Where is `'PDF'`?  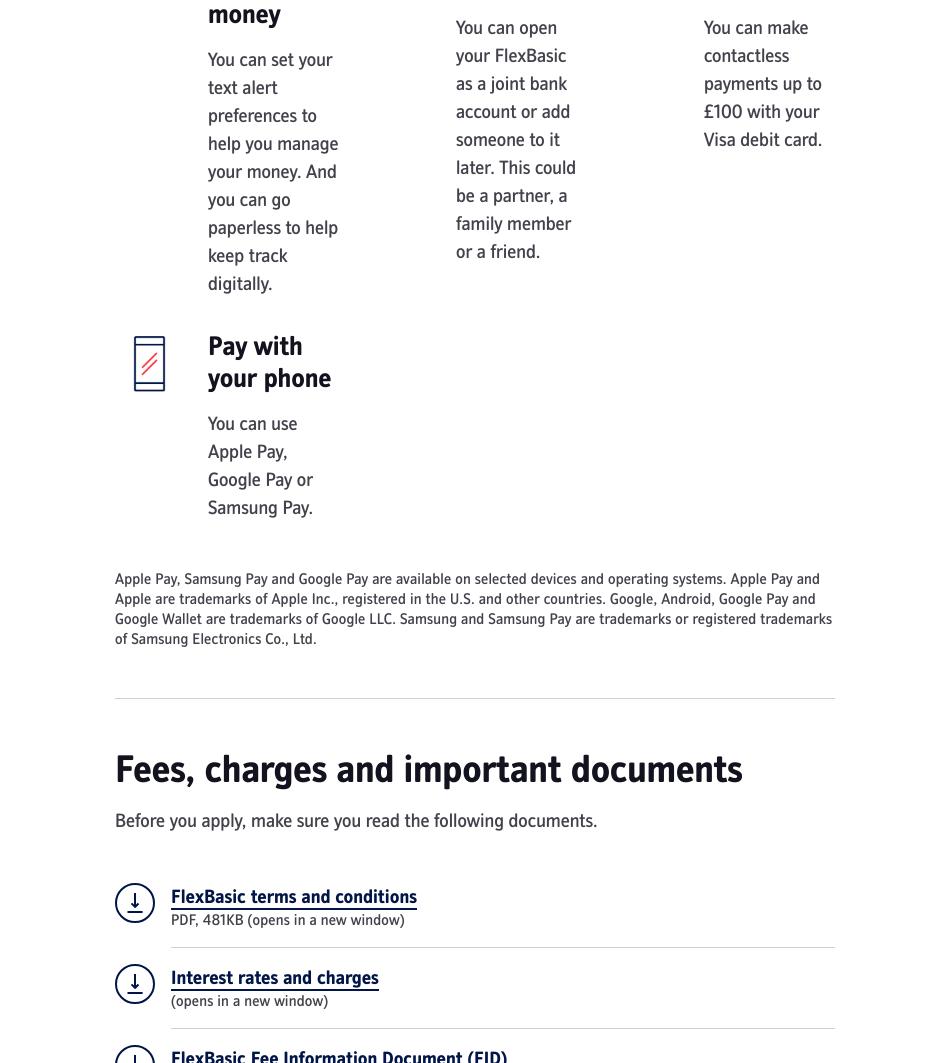 'PDF' is located at coordinates (182, 919).